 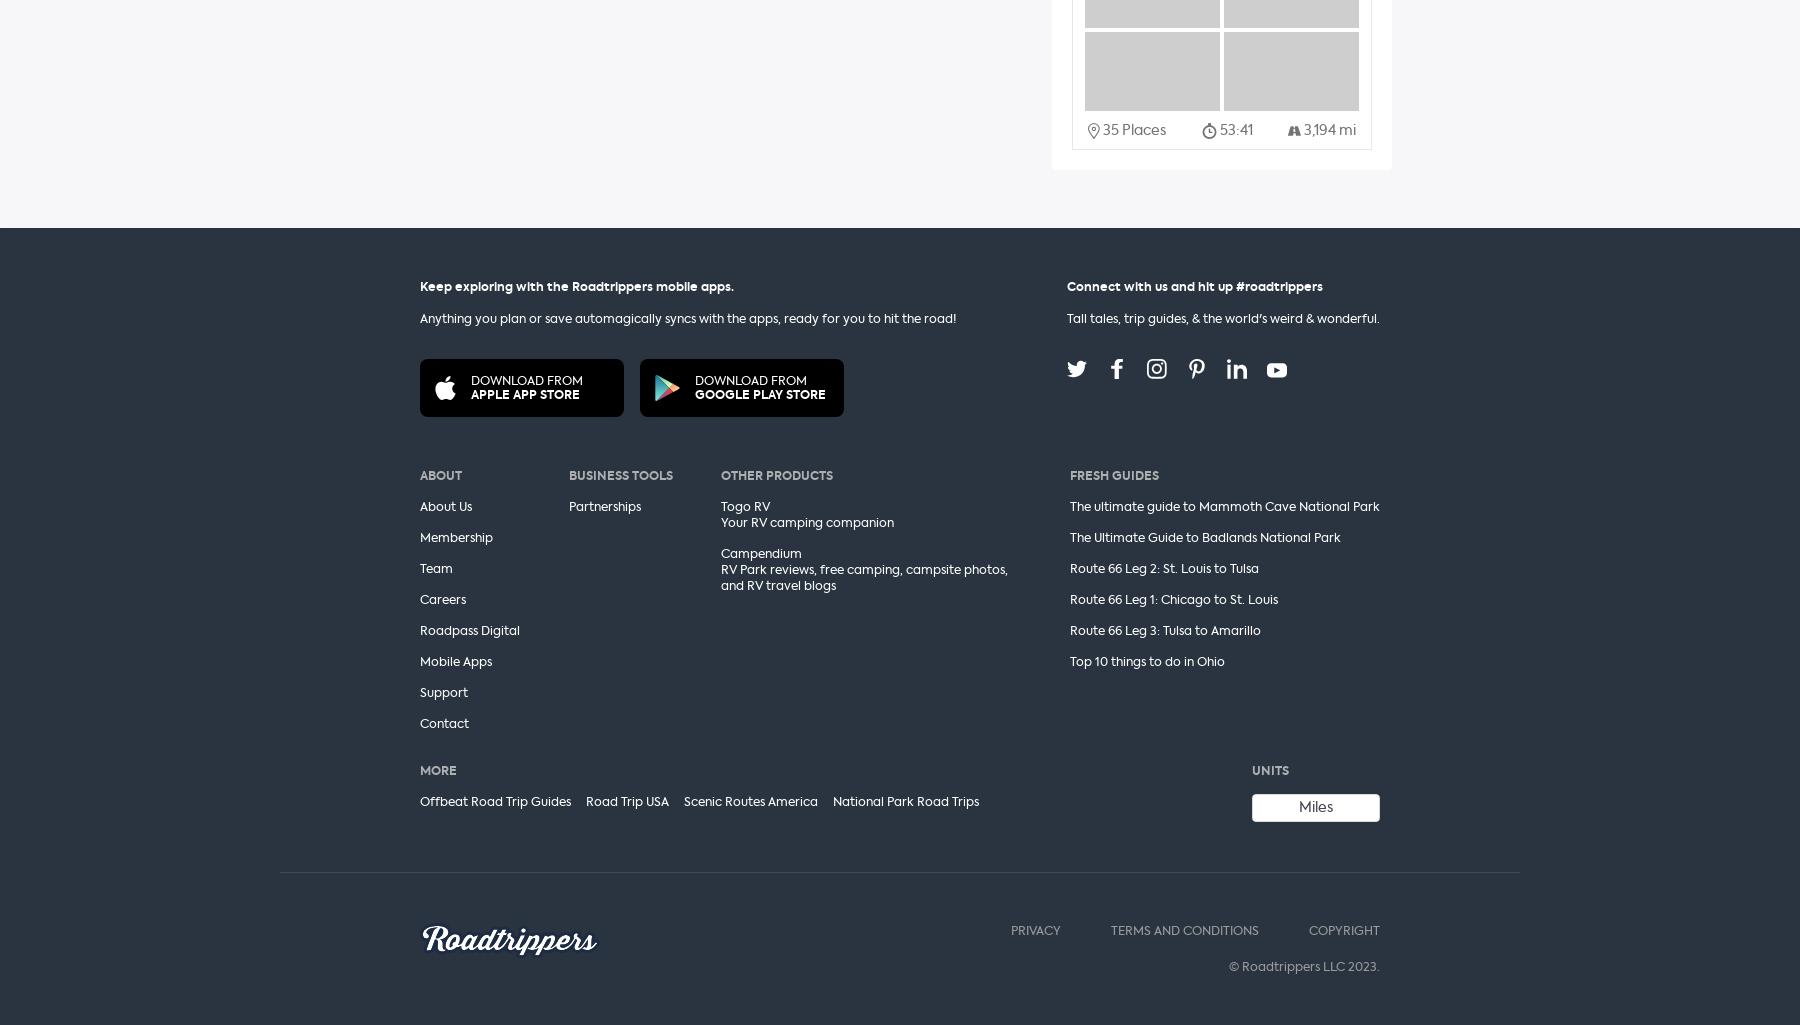 I want to click on 'Tall tales, trip guides, & the world's weird & wonderful.', so click(x=1222, y=318).